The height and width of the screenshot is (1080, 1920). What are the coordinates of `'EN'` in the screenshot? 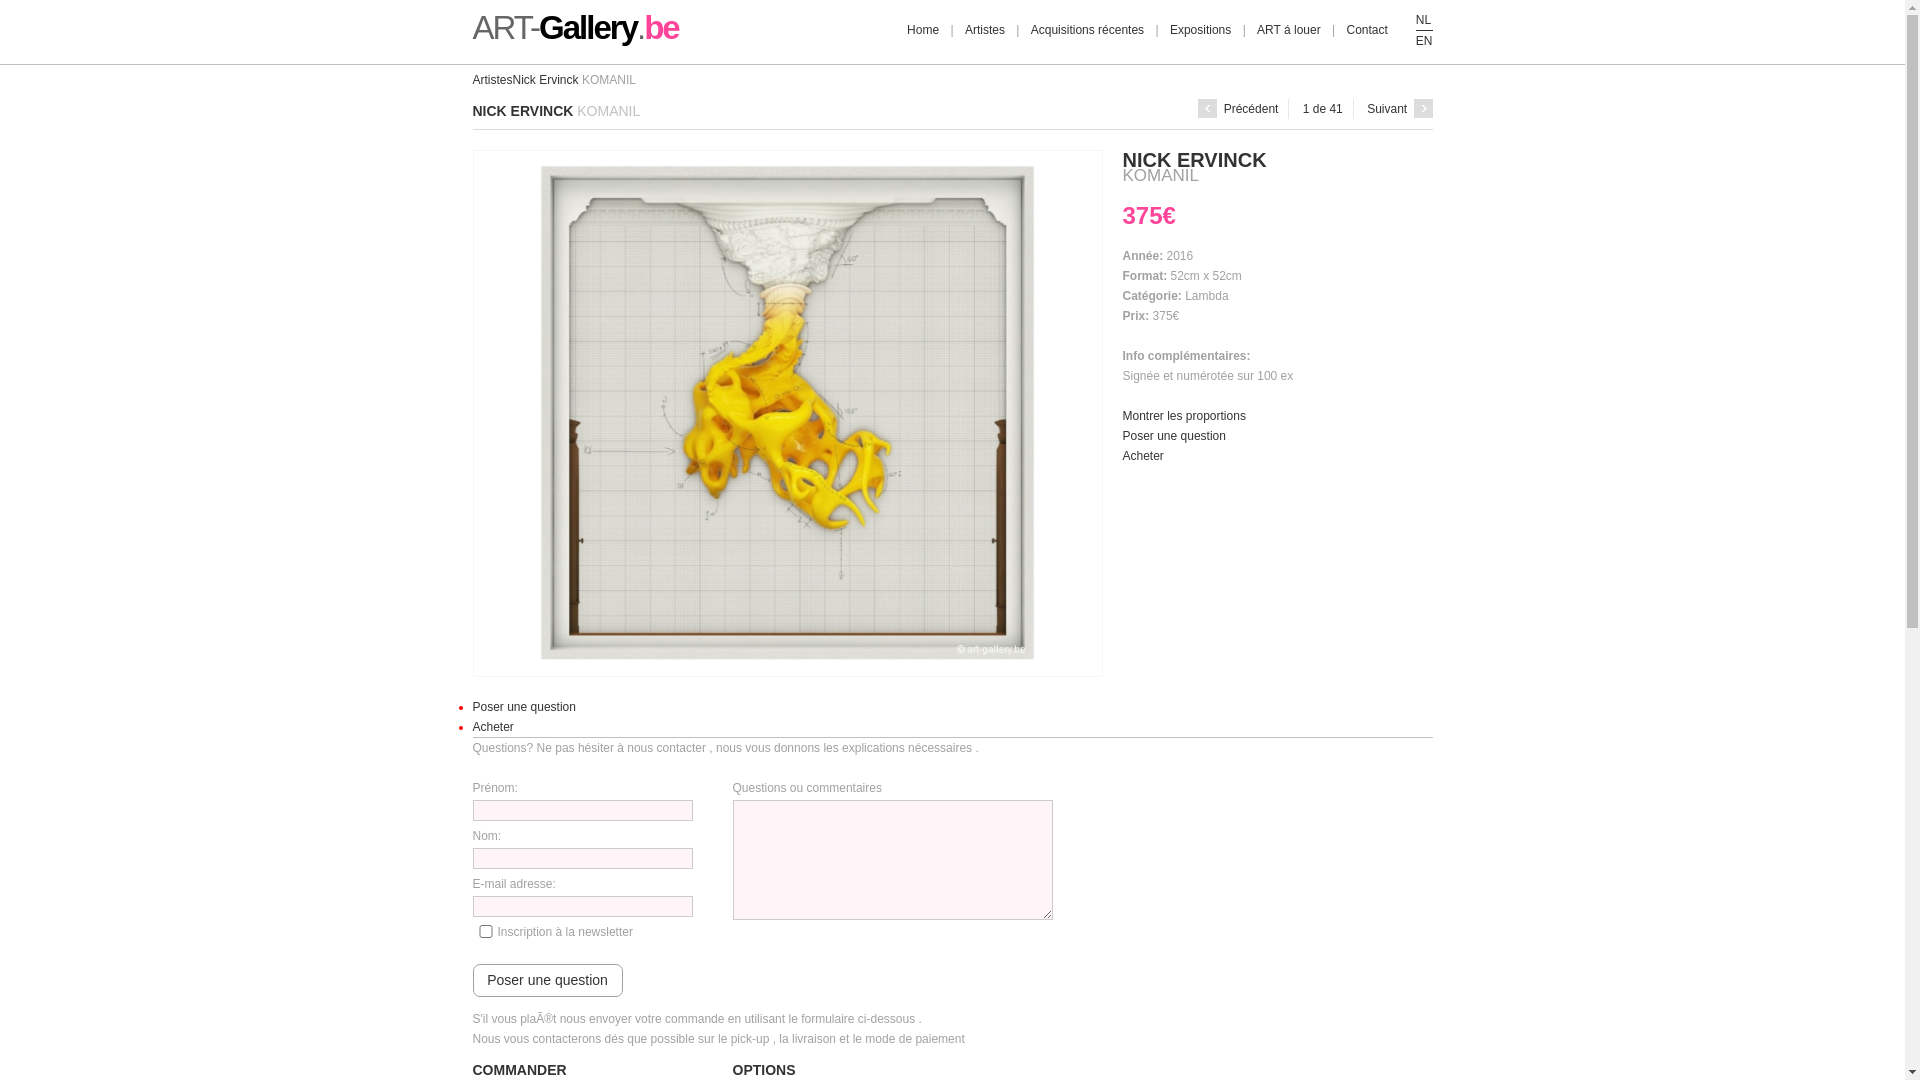 It's located at (1423, 41).